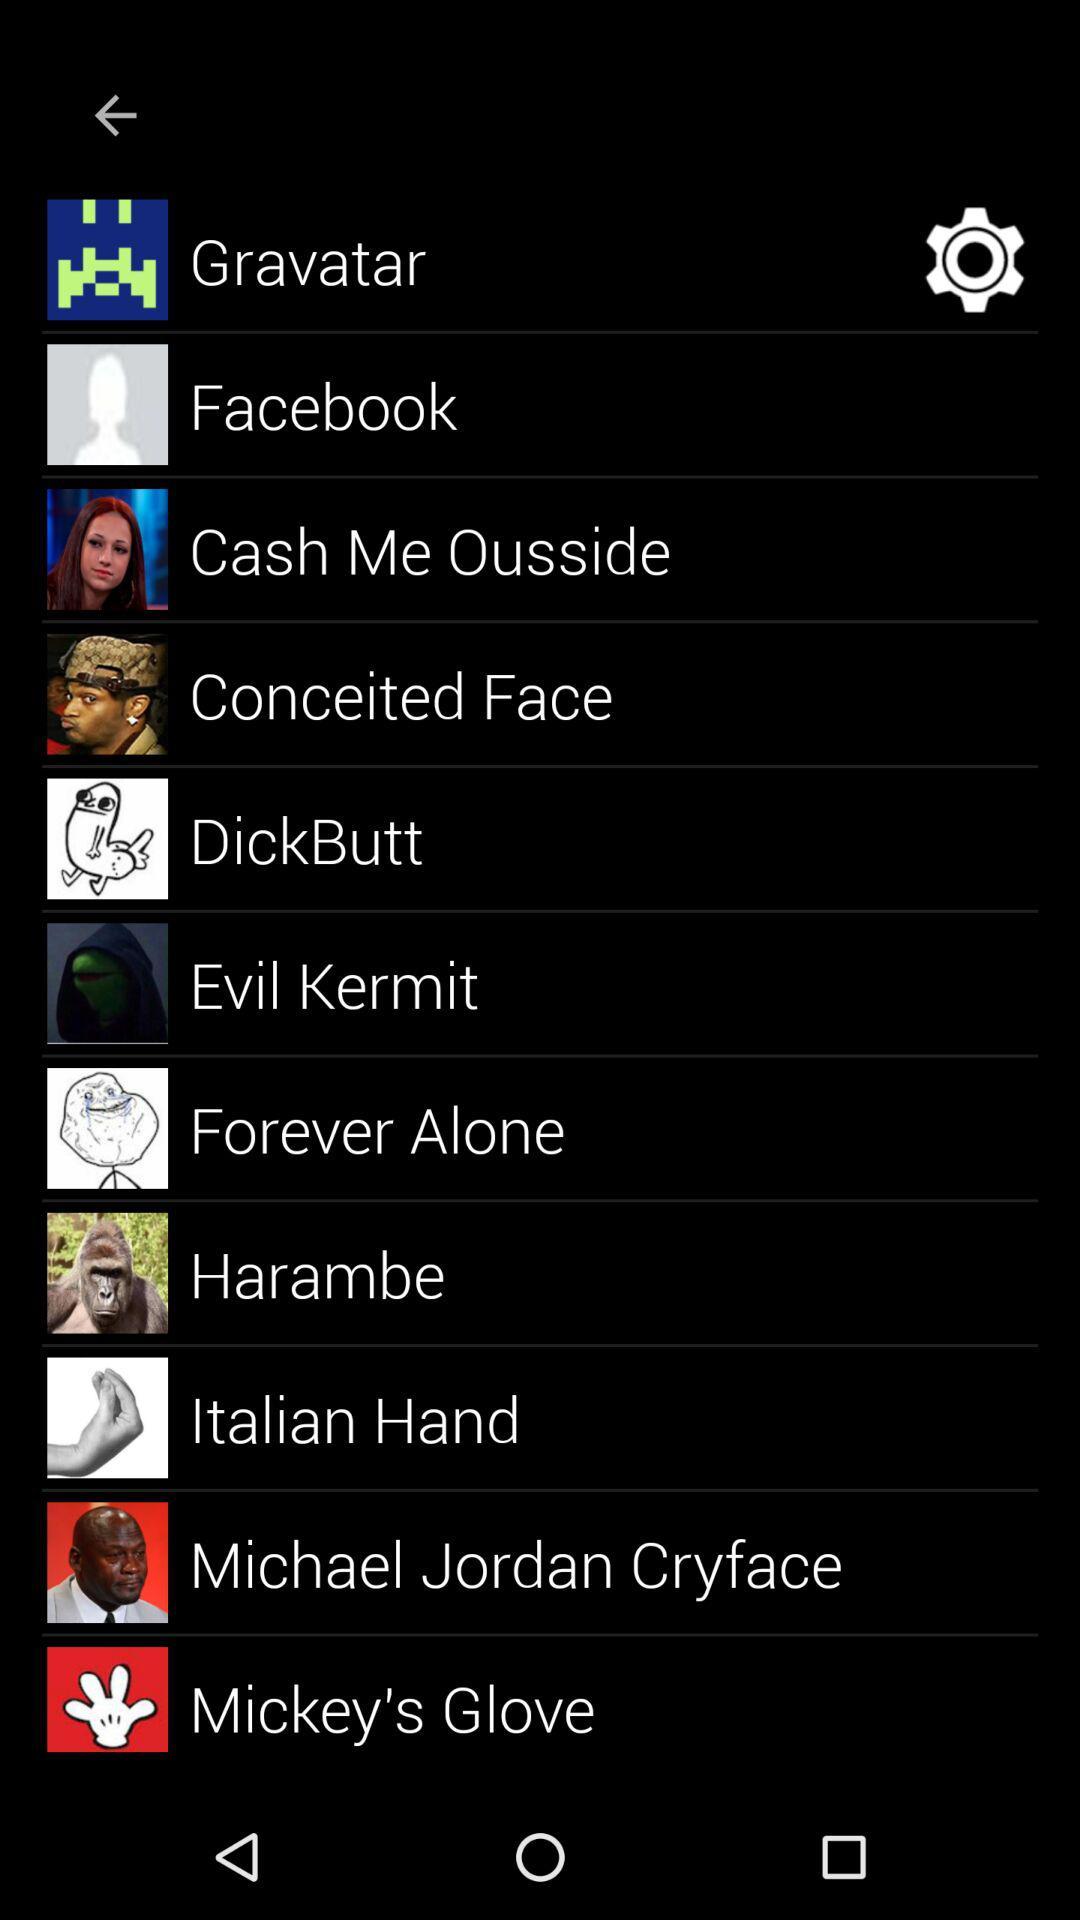 This screenshot has width=1080, height=1920. Describe the element at coordinates (345, 403) in the screenshot. I see `facebook icon` at that location.